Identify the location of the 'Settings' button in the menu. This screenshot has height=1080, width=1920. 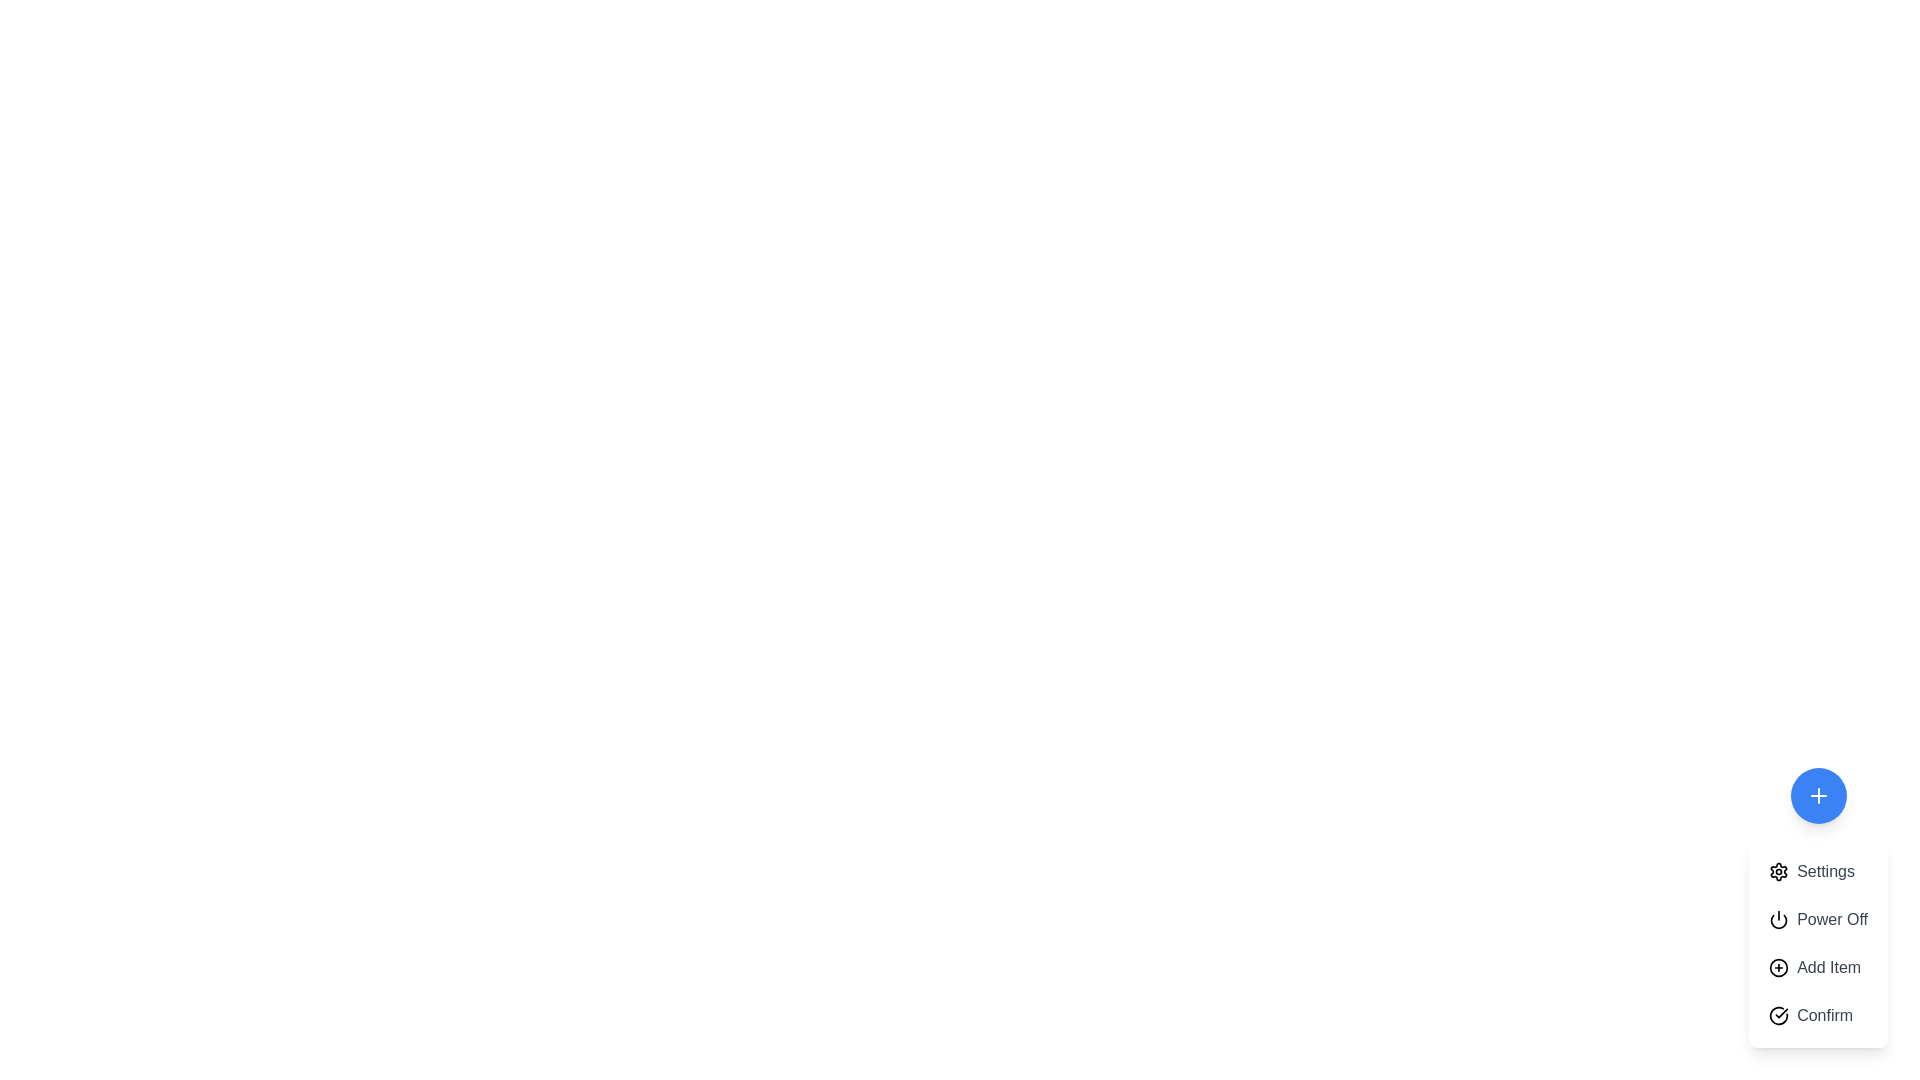
(1818, 870).